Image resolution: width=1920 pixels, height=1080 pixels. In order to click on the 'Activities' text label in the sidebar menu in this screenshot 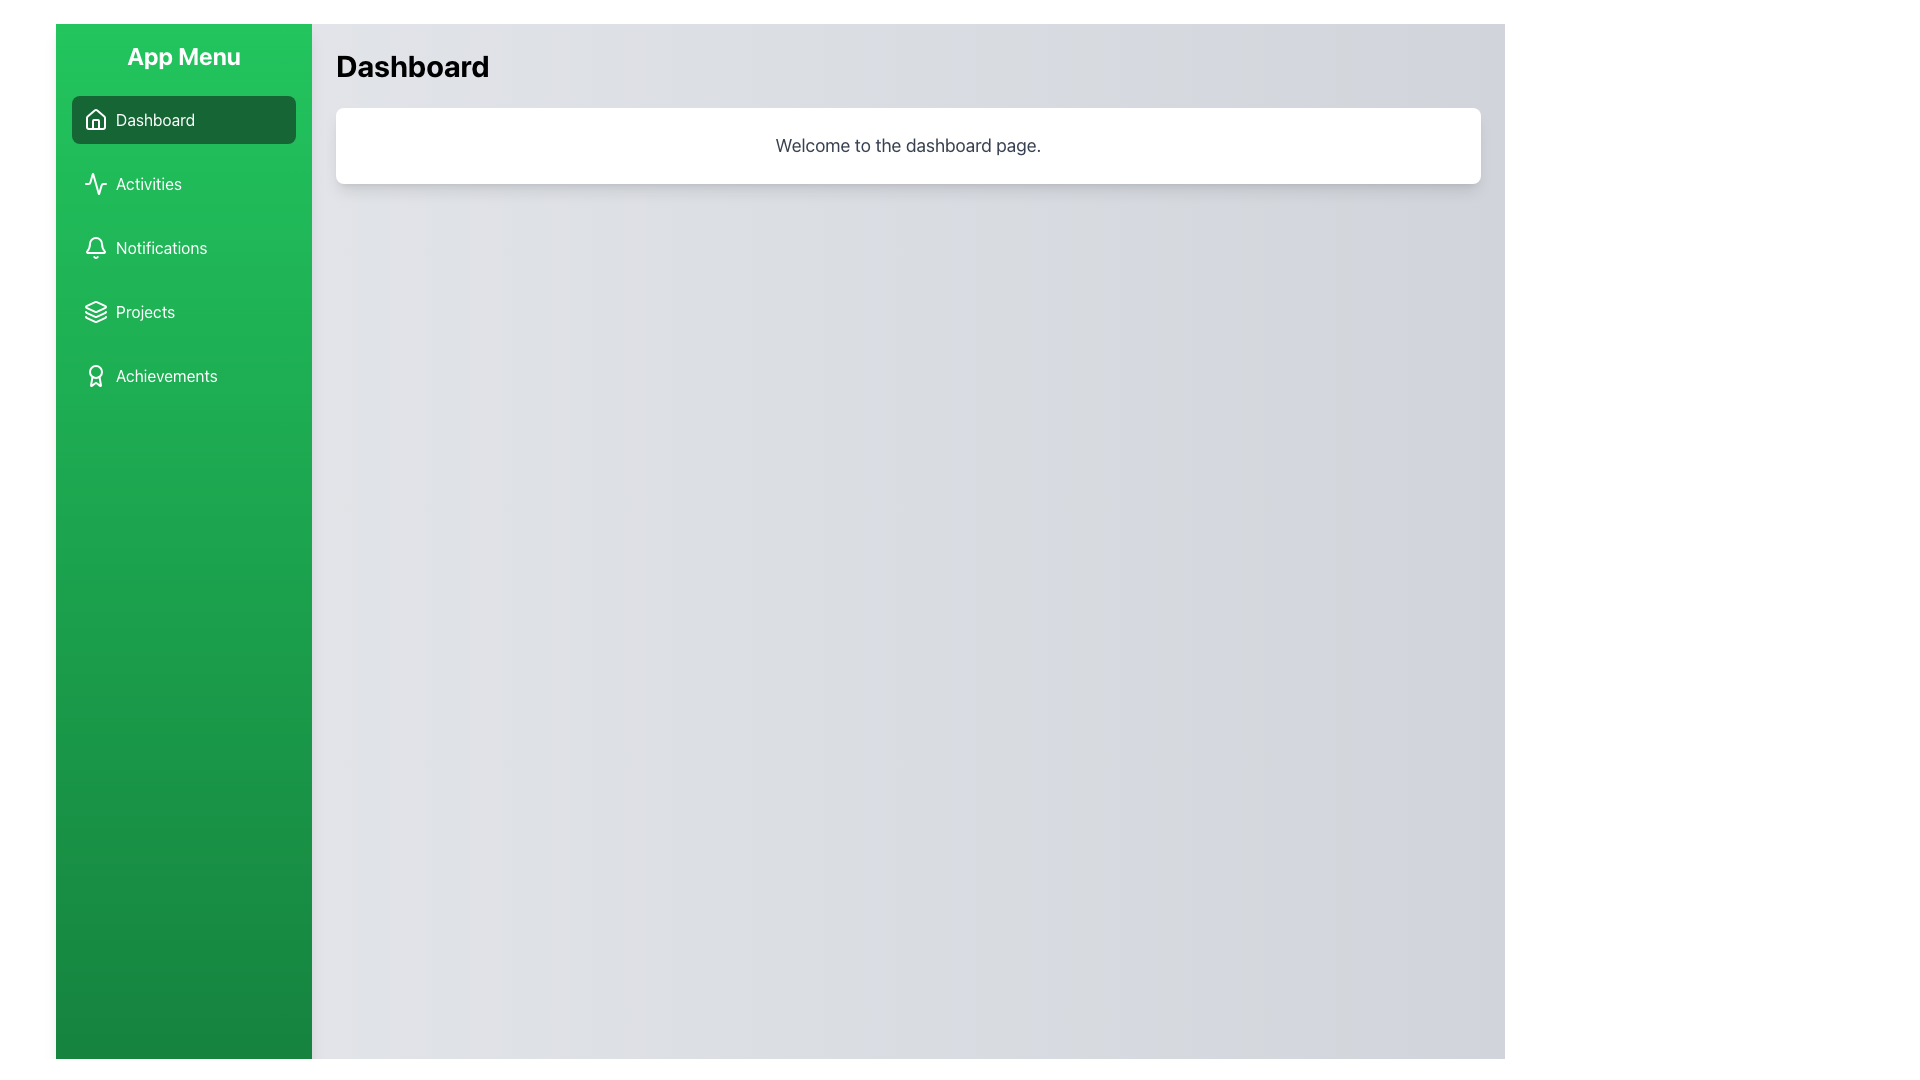, I will do `click(147, 184)`.